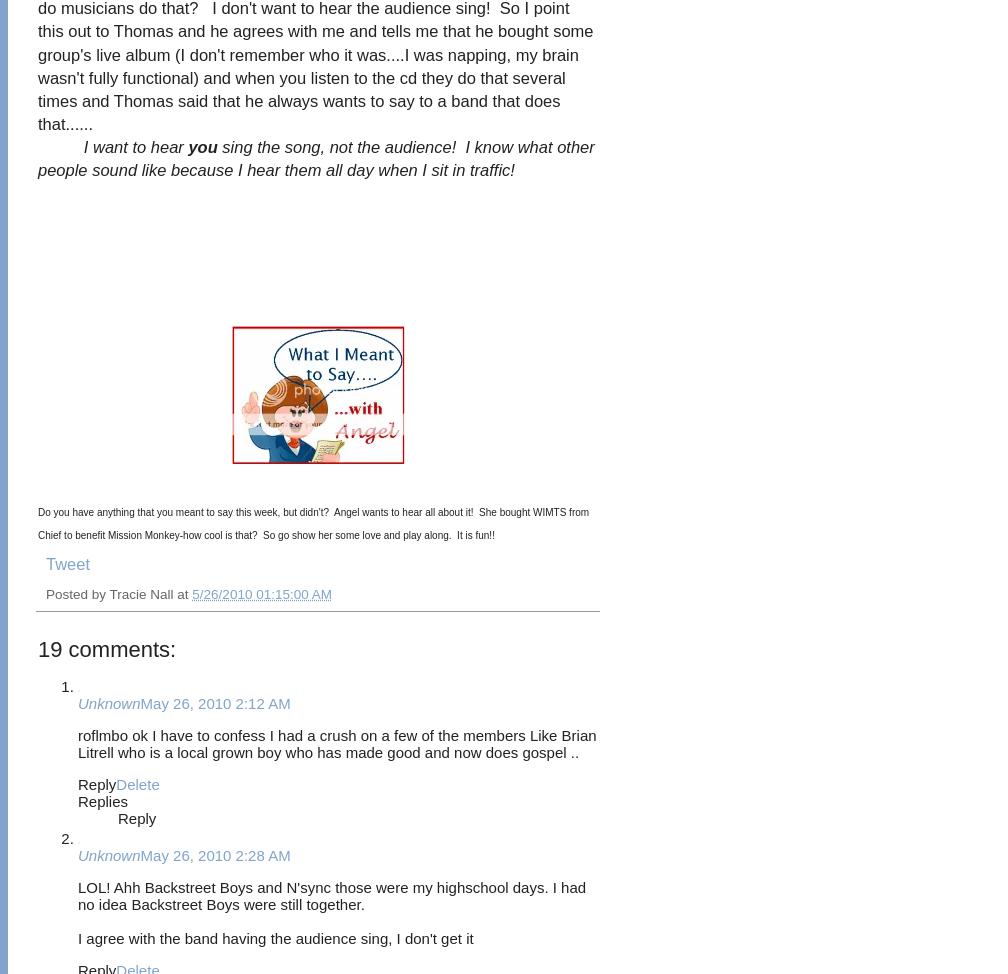  What do you see at coordinates (135, 145) in the screenshot?
I see `'I want to hear'` at bounding box center [135, 145].